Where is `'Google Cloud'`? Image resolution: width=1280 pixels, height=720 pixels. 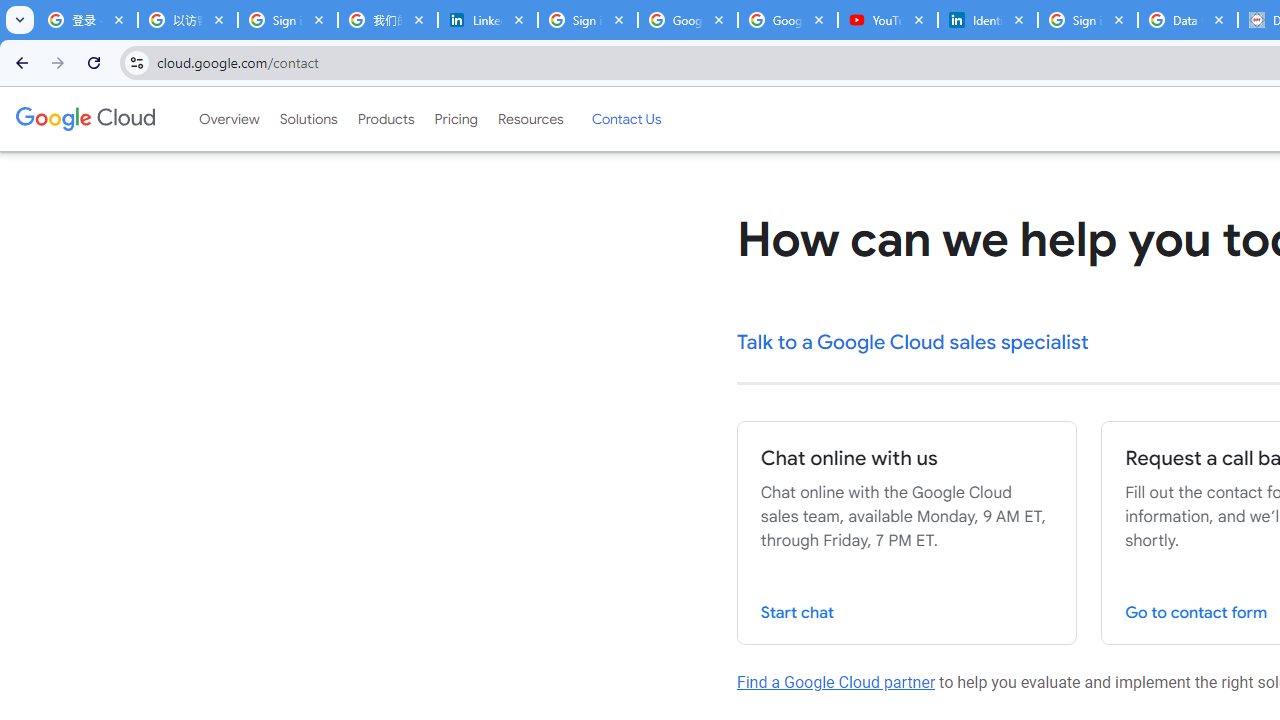
'Google Cloud' is located at coordinates (84, 119).